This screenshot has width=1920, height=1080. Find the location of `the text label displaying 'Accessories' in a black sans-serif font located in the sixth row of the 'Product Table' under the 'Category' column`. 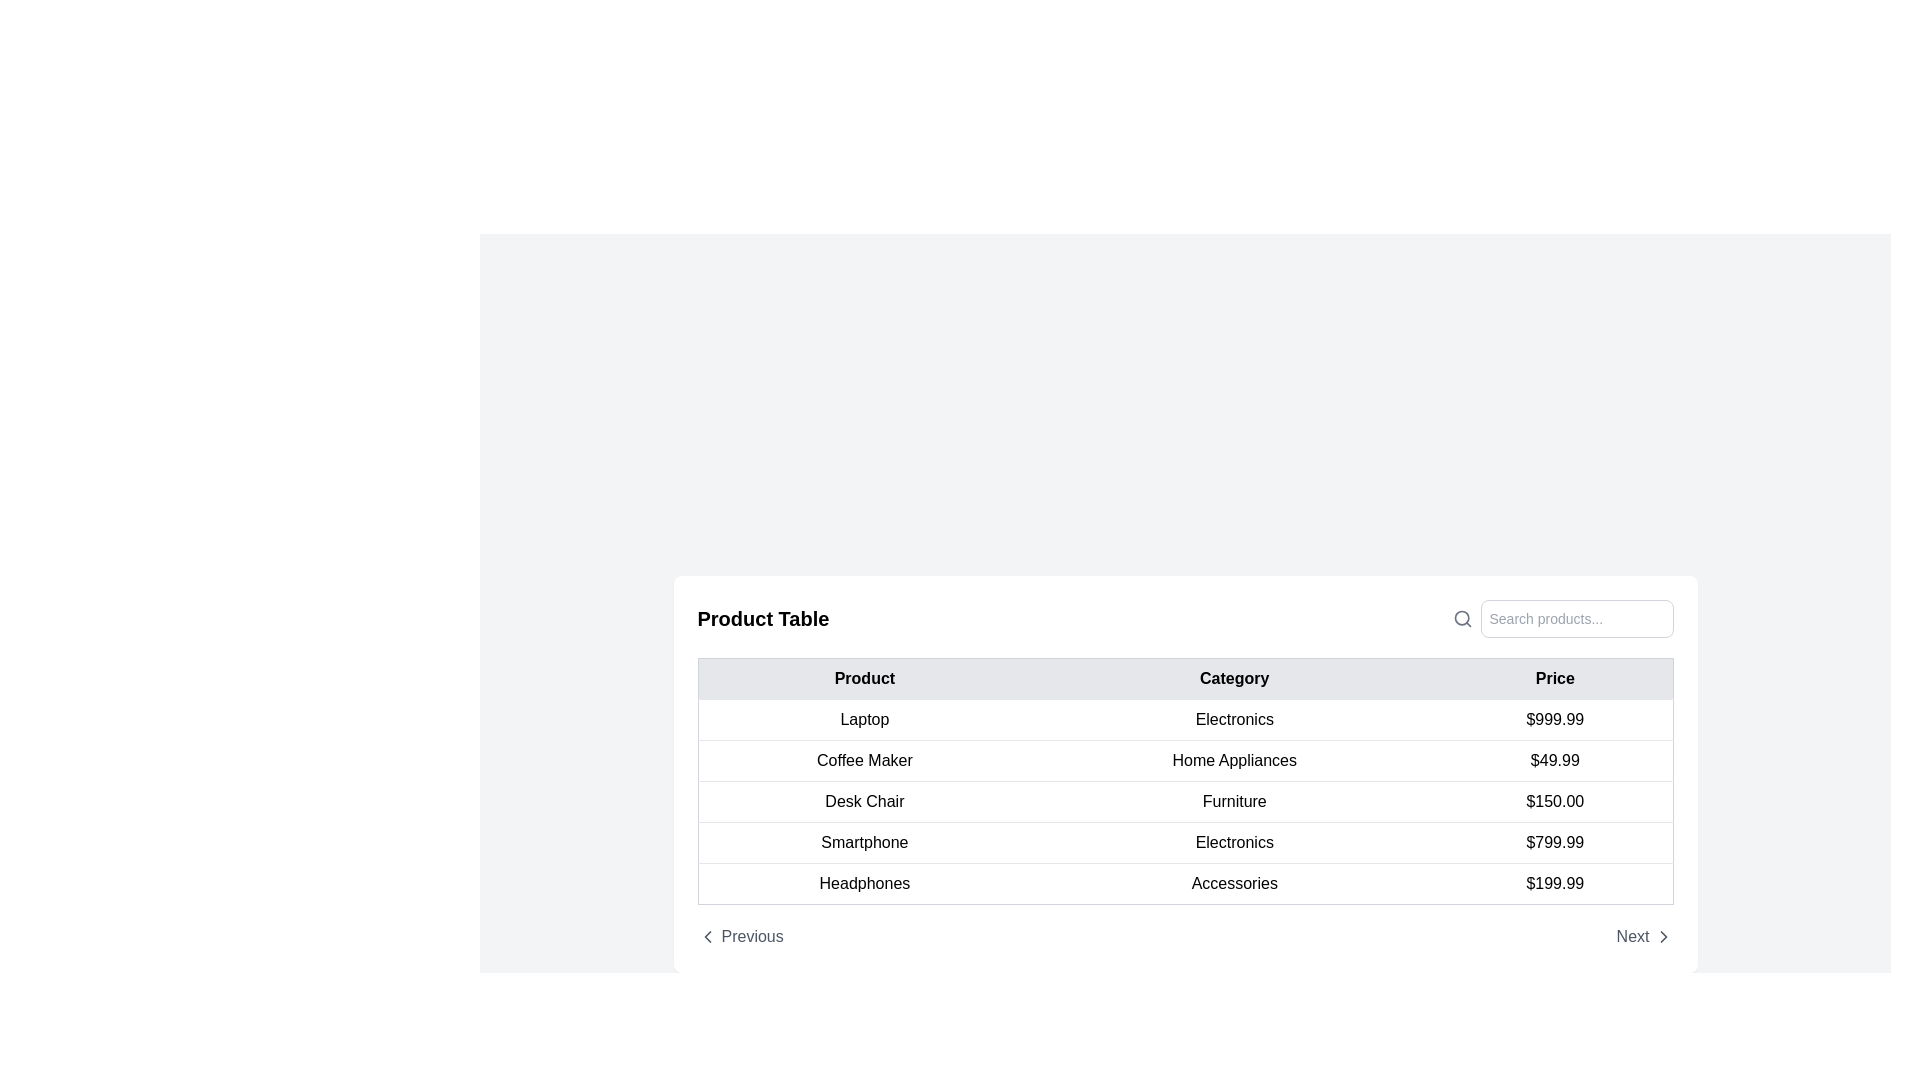

the text label displaying 'Accessories' in a black sans-serif font located in the sixth row of the 'Product Table' under the 'Category' column is located at coordinates (1233, 882).